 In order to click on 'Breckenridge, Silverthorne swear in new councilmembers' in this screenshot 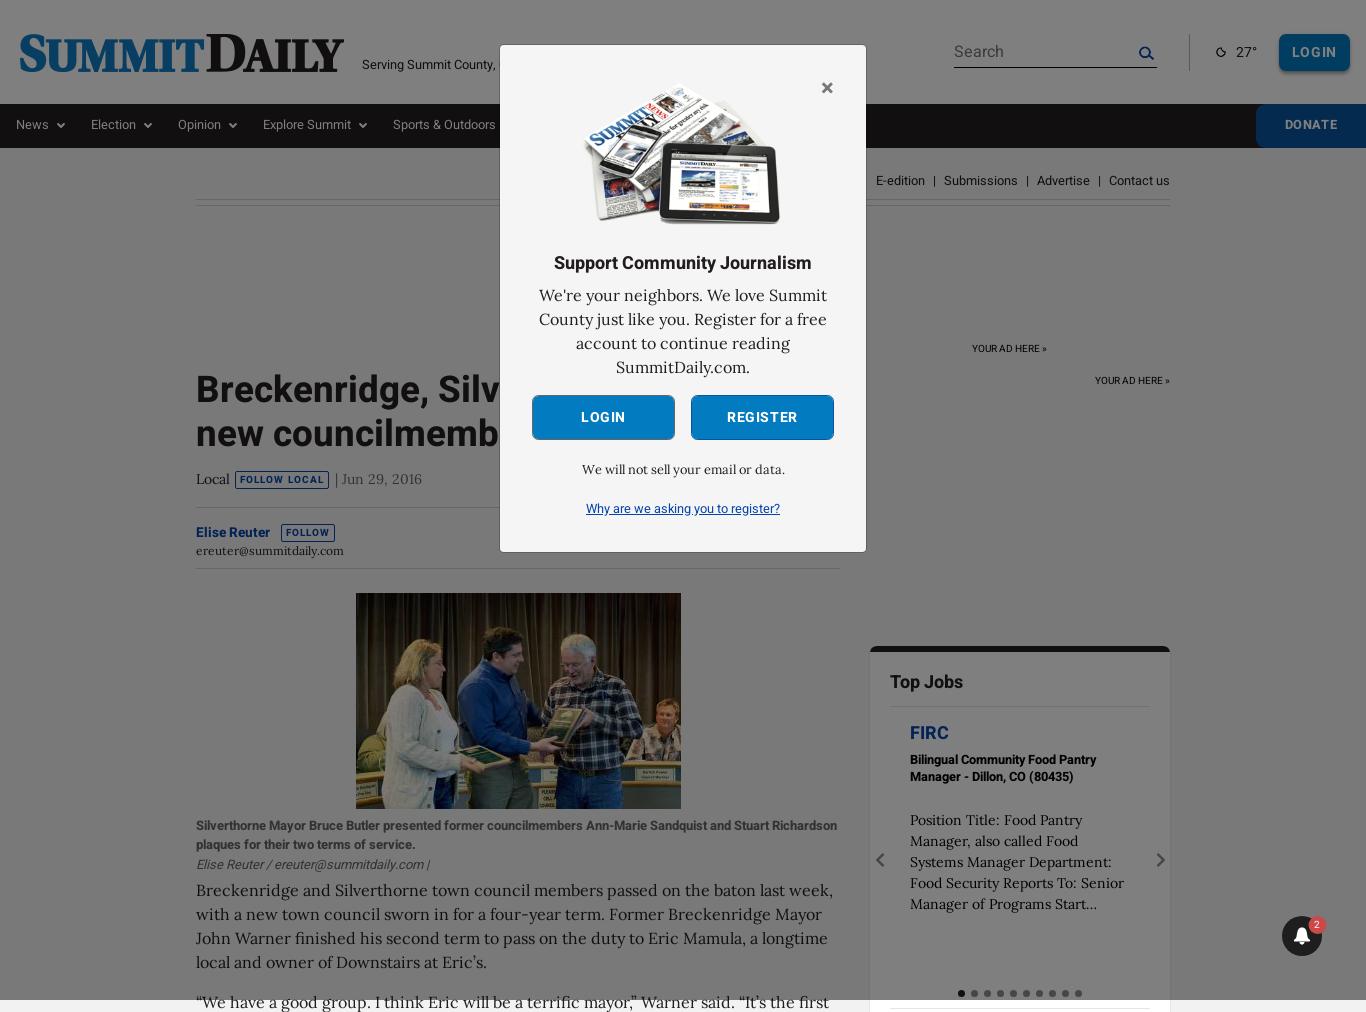, I will do `click(195, 410)`.